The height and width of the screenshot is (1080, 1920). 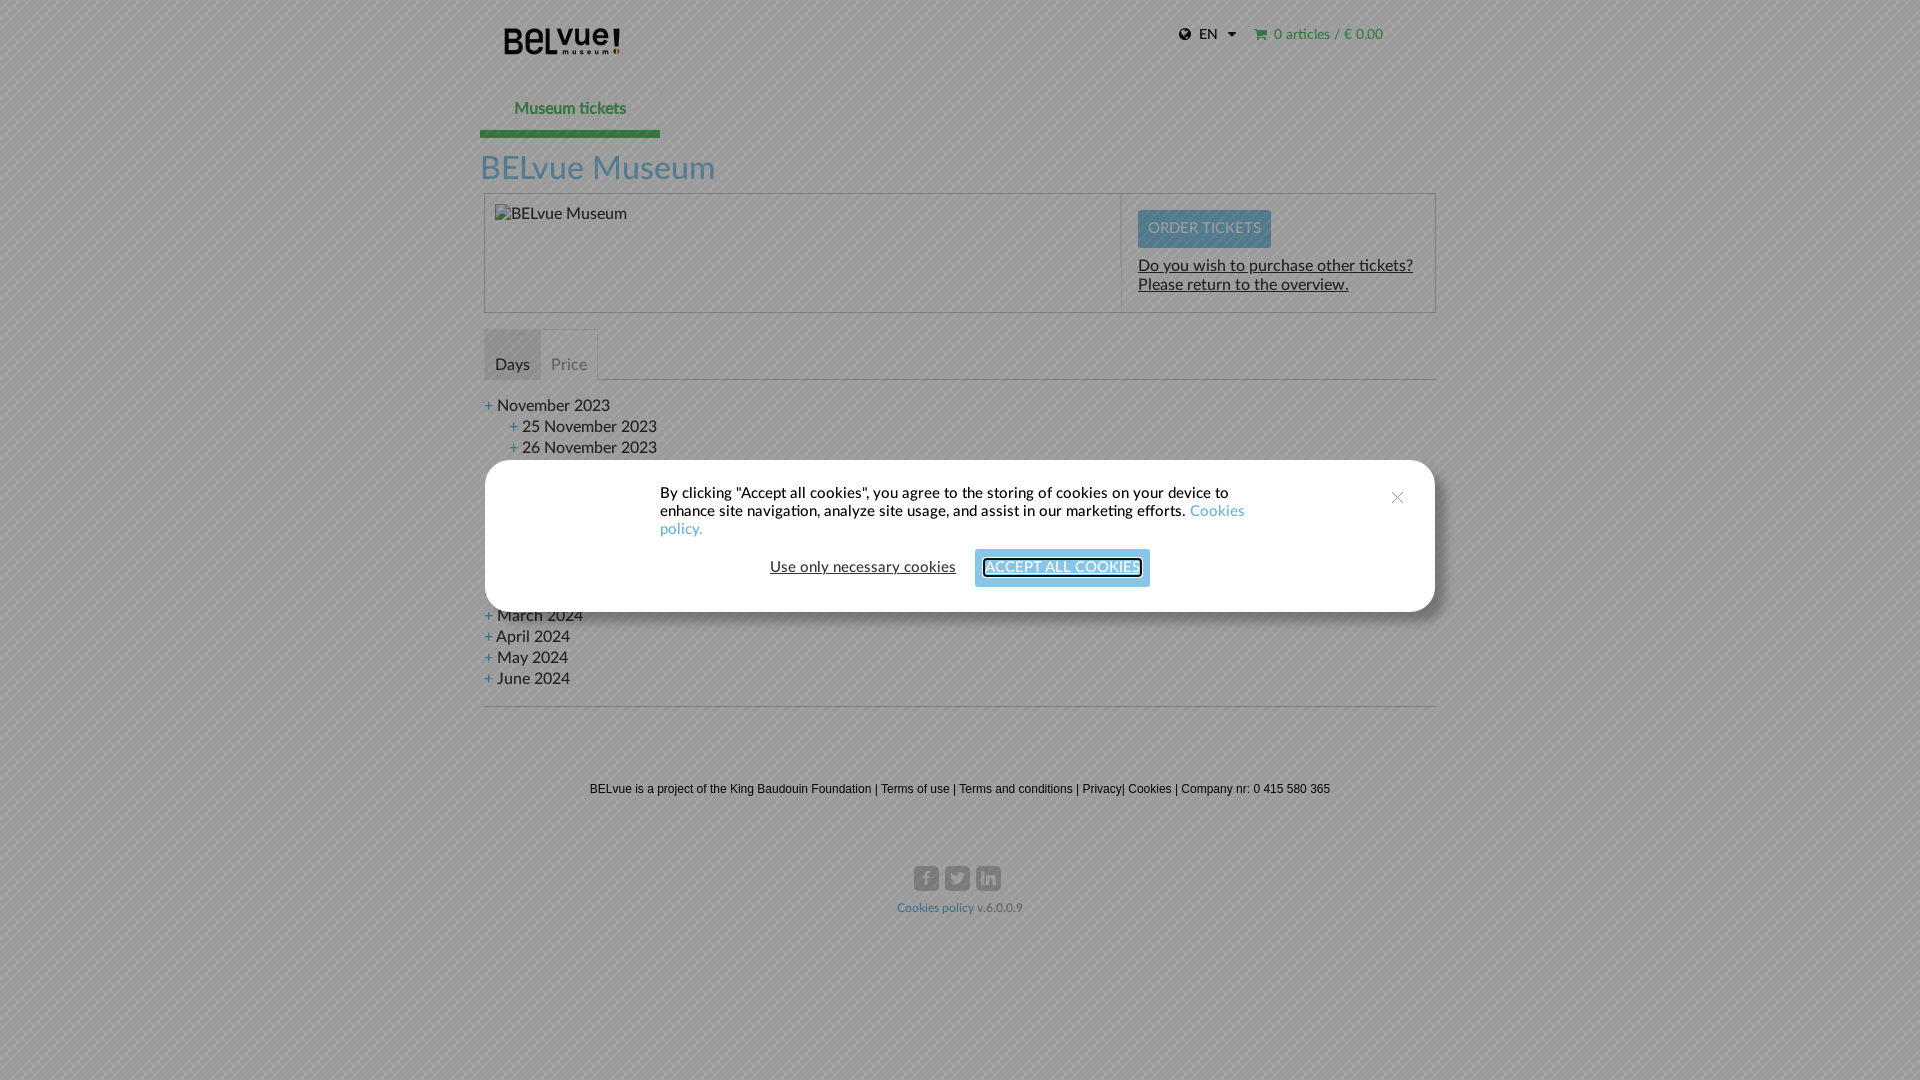 I want to click on 'ORDER TICKETS', so click(x=1203, y=227).